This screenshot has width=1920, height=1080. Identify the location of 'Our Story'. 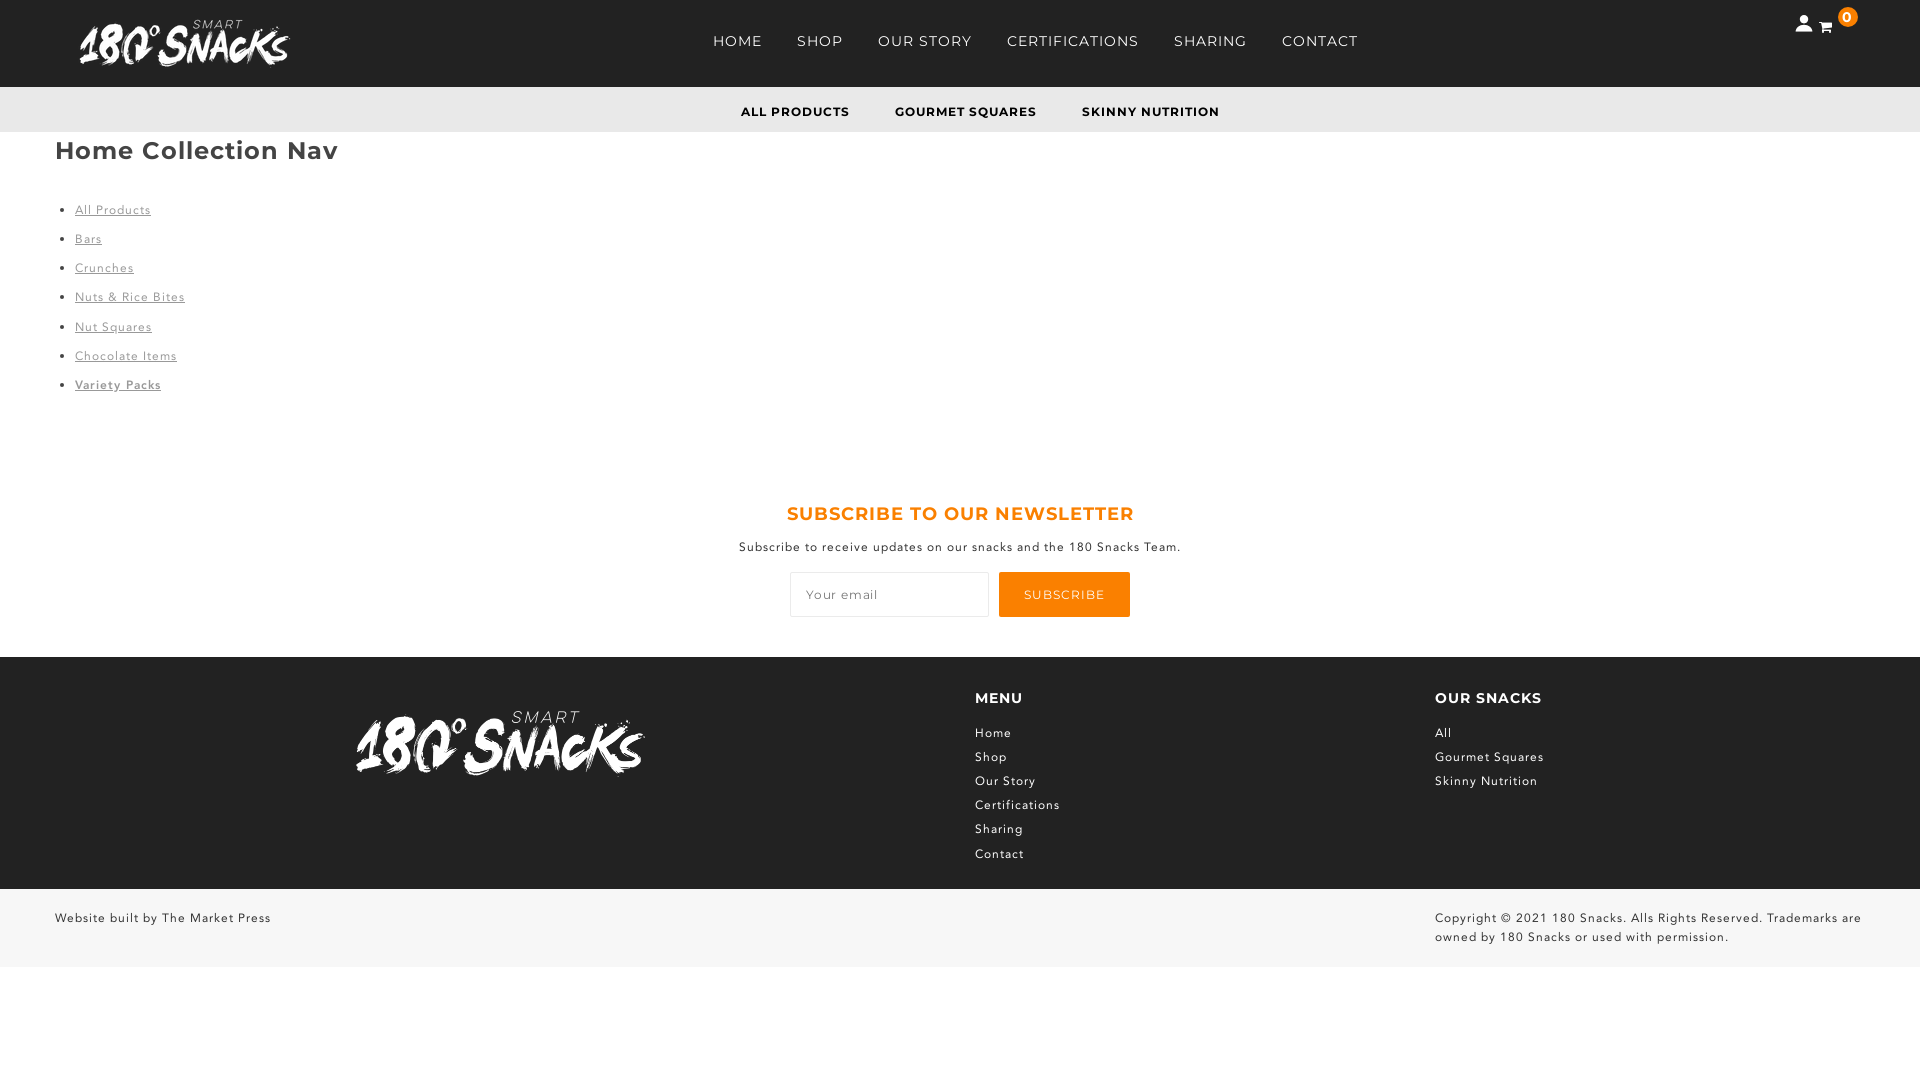
(1005, 779).